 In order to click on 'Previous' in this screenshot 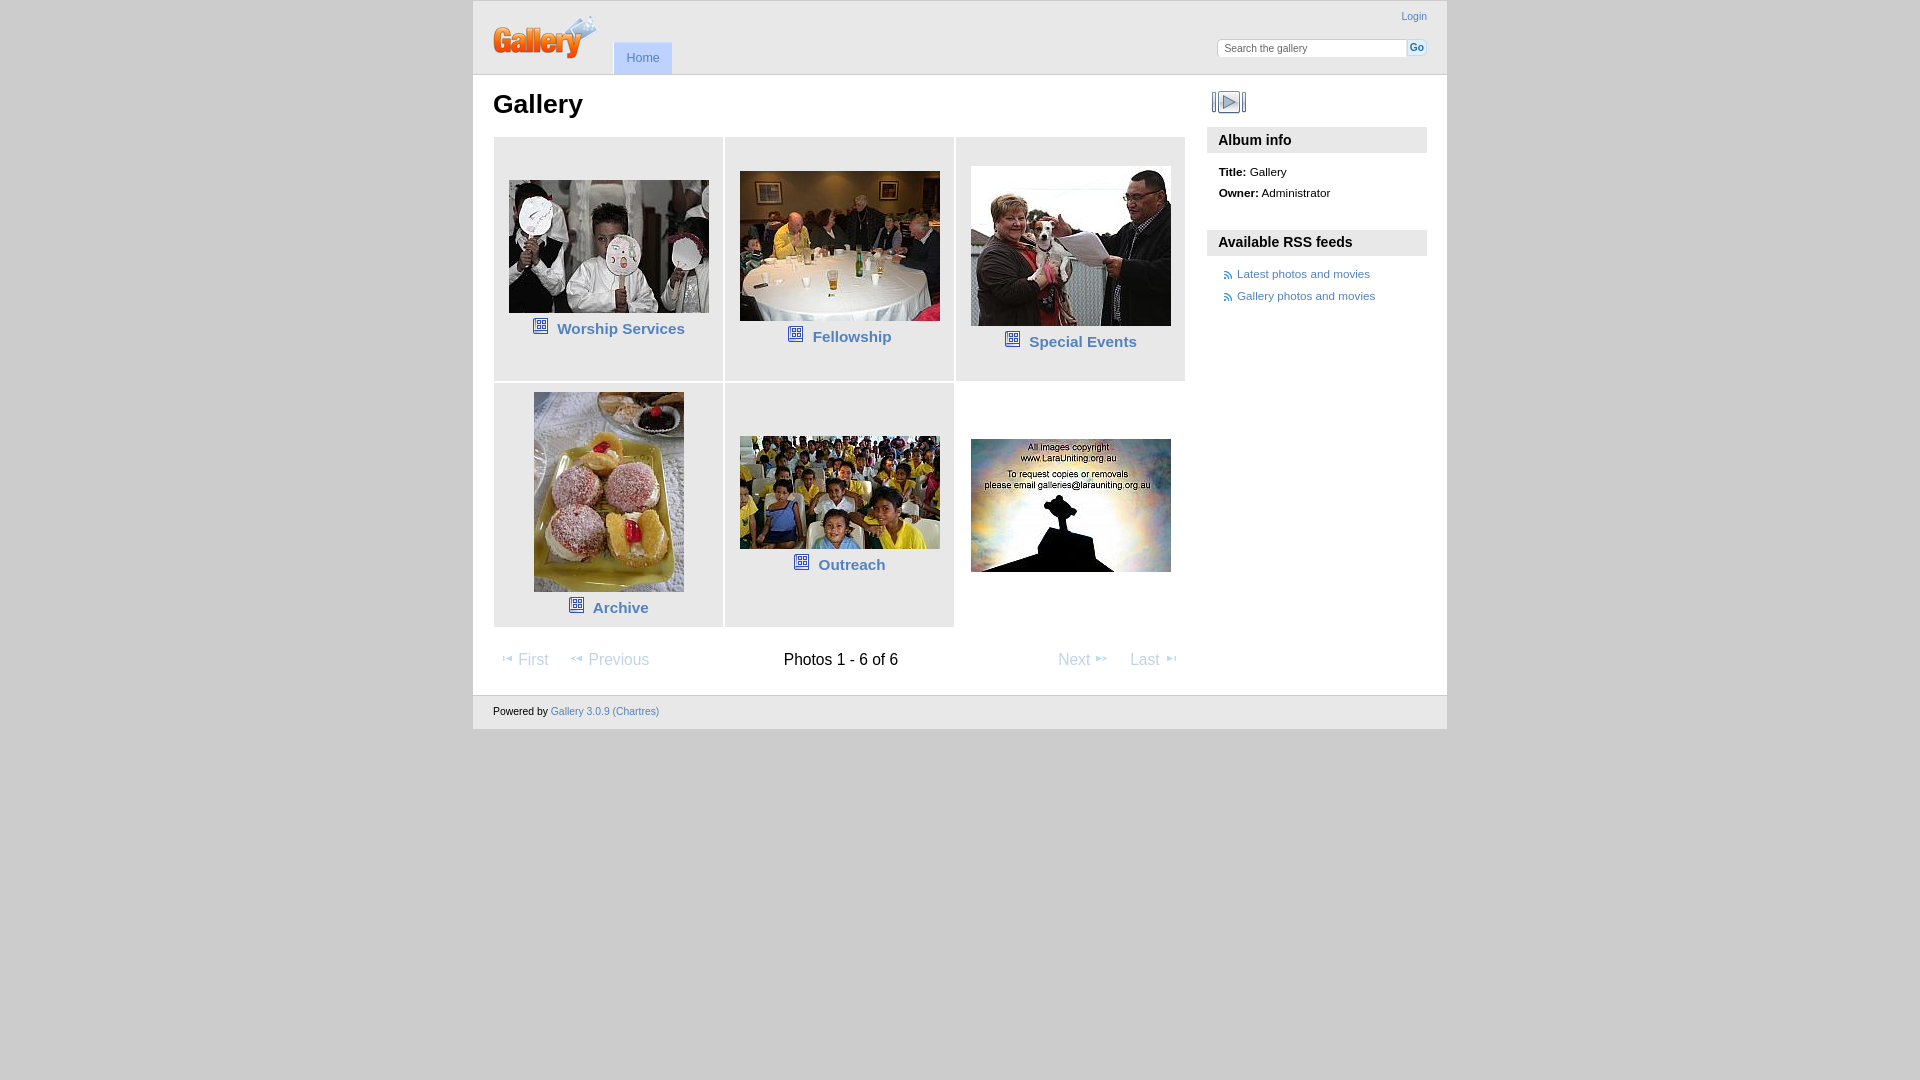, I will do `click(561, 659)`.